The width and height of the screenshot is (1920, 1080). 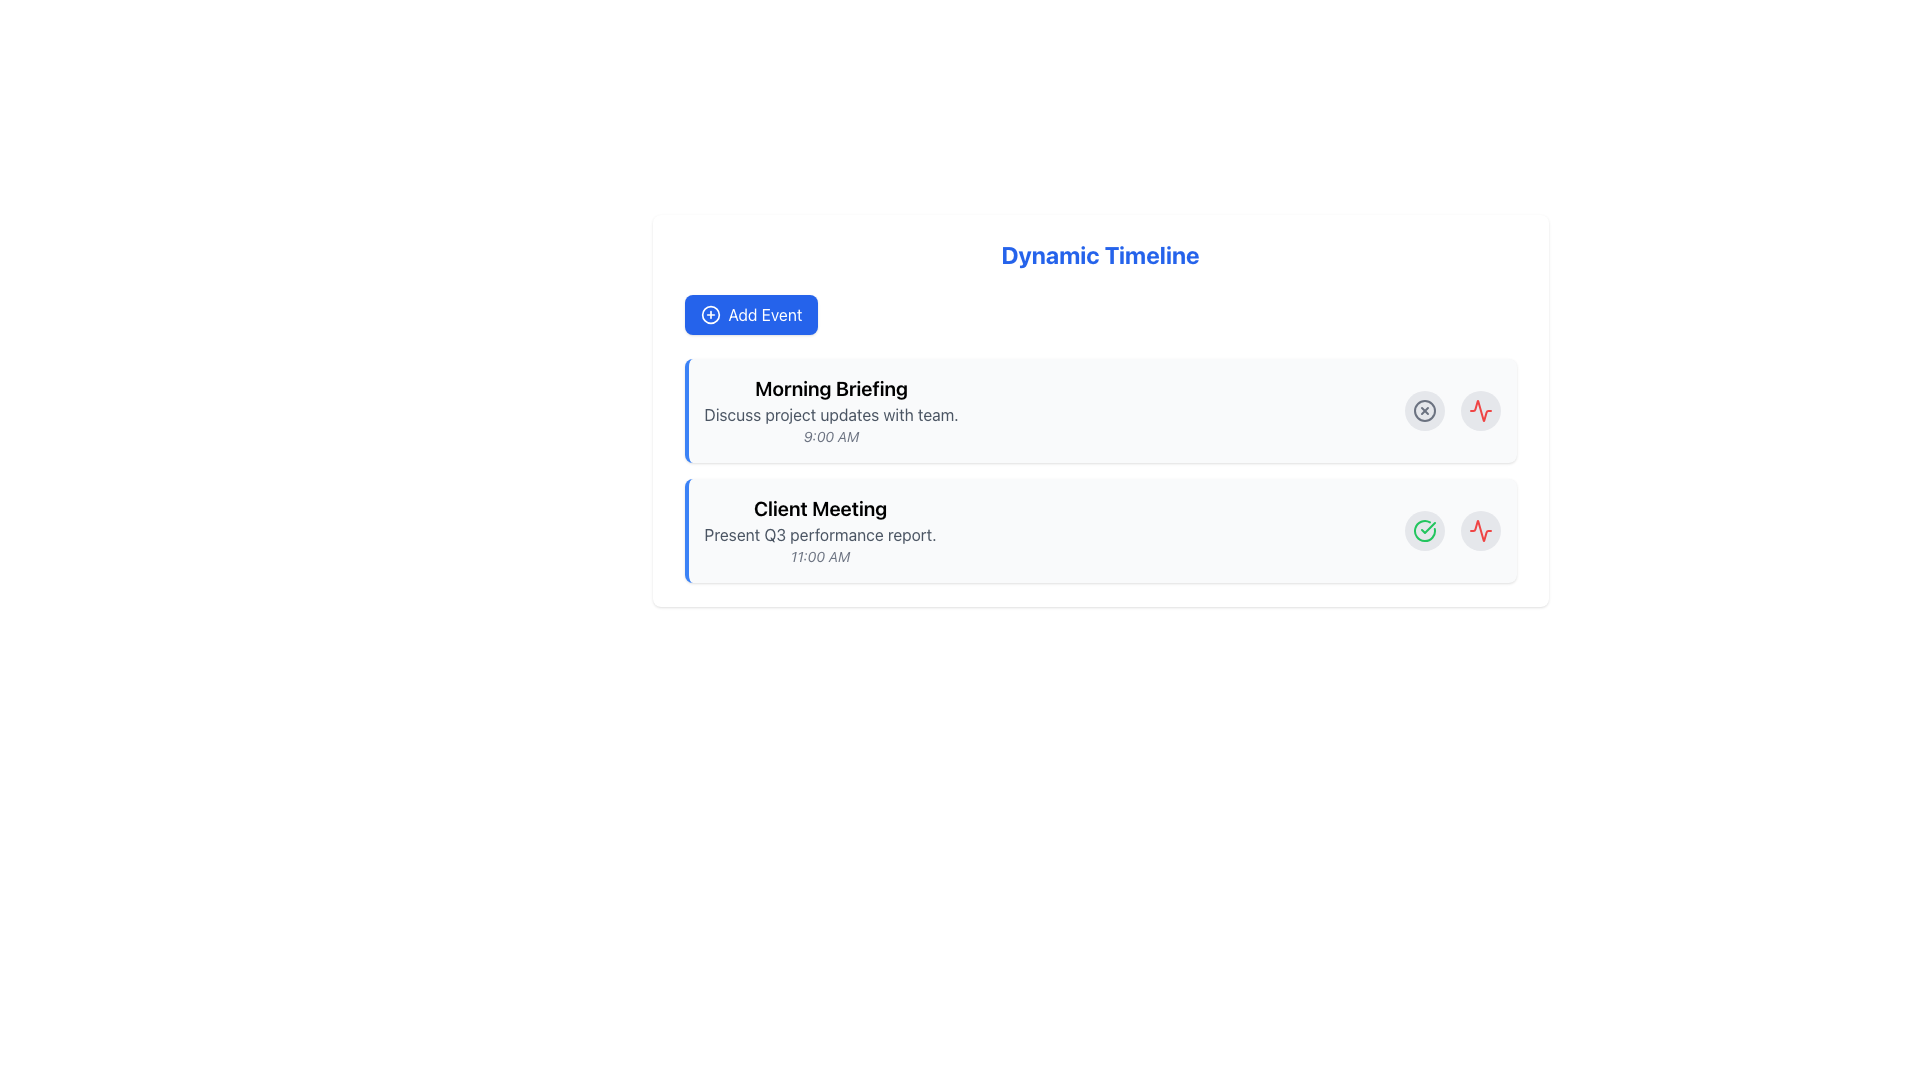 What do you see at coordinates (1480, 410) in the screenshot?
I see `the interactive button for the second meeting entry in the timeline view, located on the right side next to a green checkmark` at bounding box center [1480, 410].